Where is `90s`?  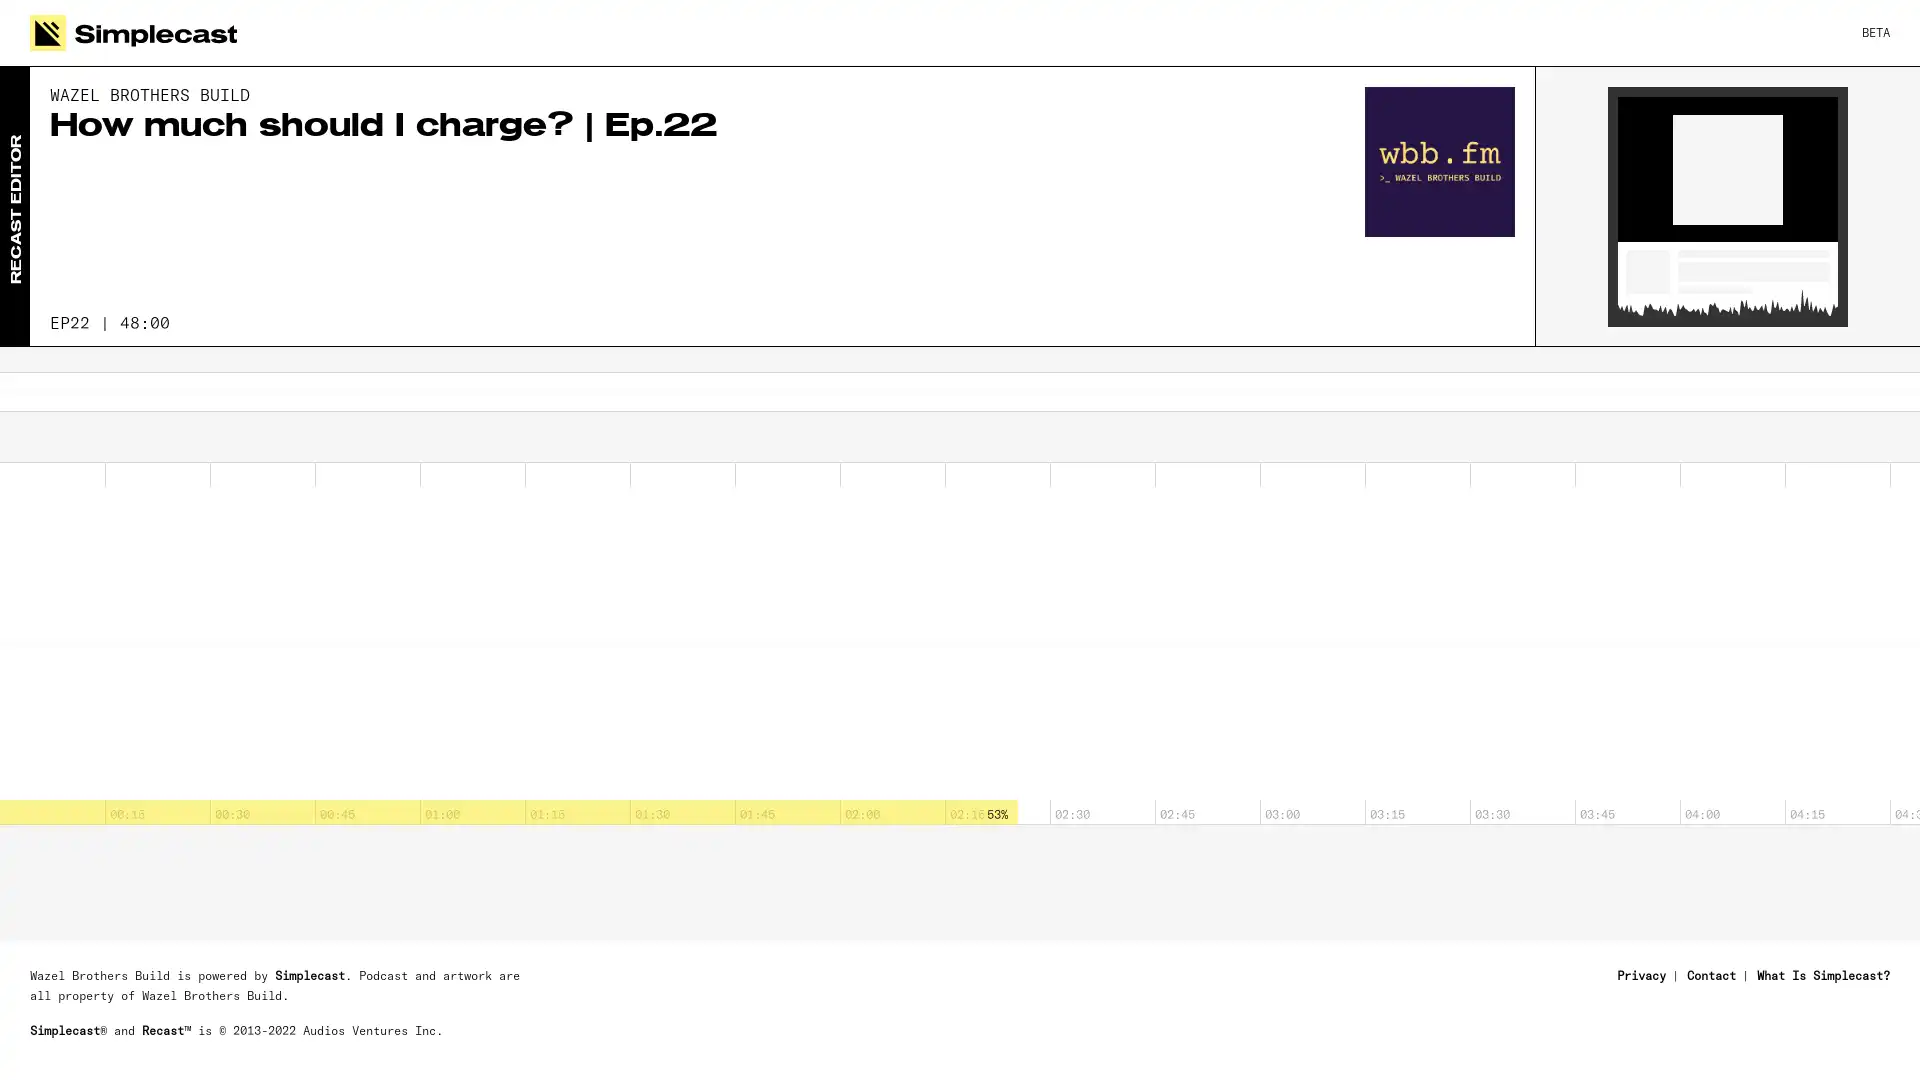
90s is located at coordinates (158, 442).